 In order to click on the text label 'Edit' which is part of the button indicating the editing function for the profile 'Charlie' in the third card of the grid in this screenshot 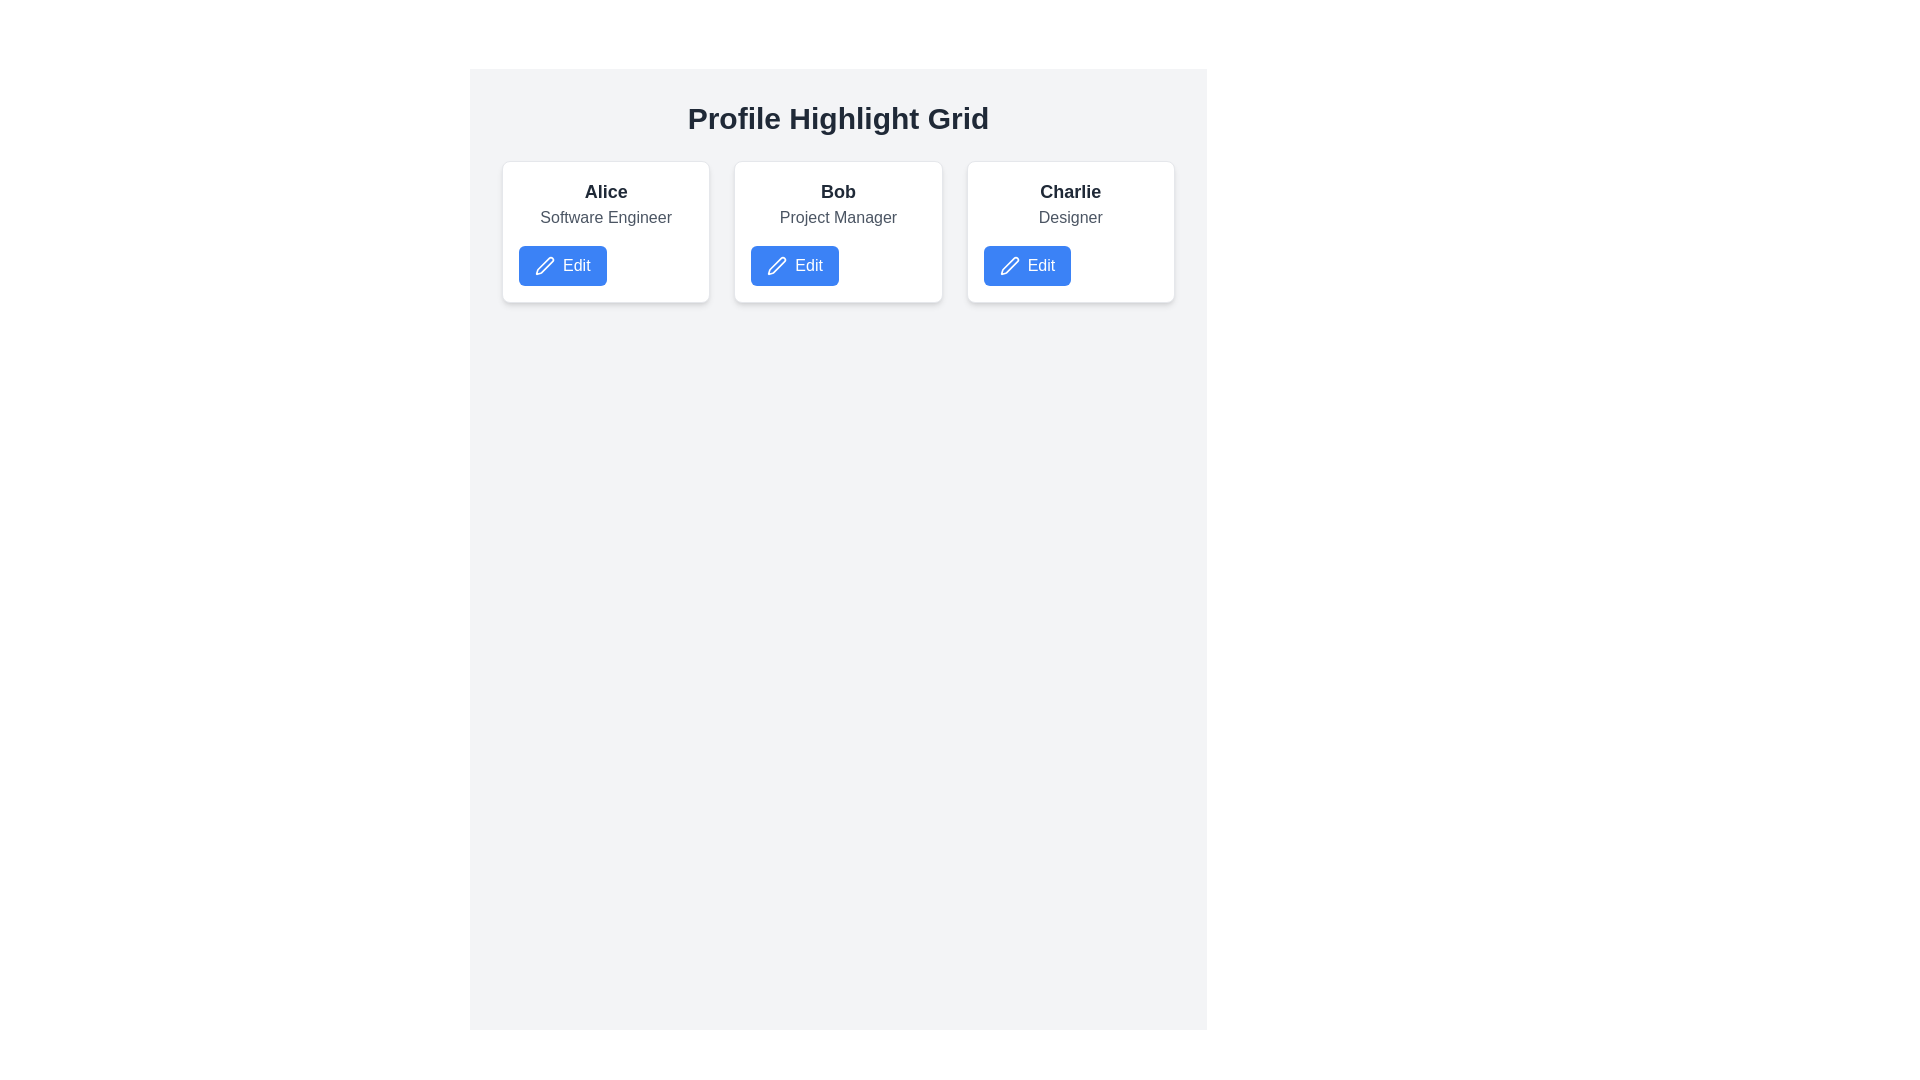, I will do `click(1040, 265)`.